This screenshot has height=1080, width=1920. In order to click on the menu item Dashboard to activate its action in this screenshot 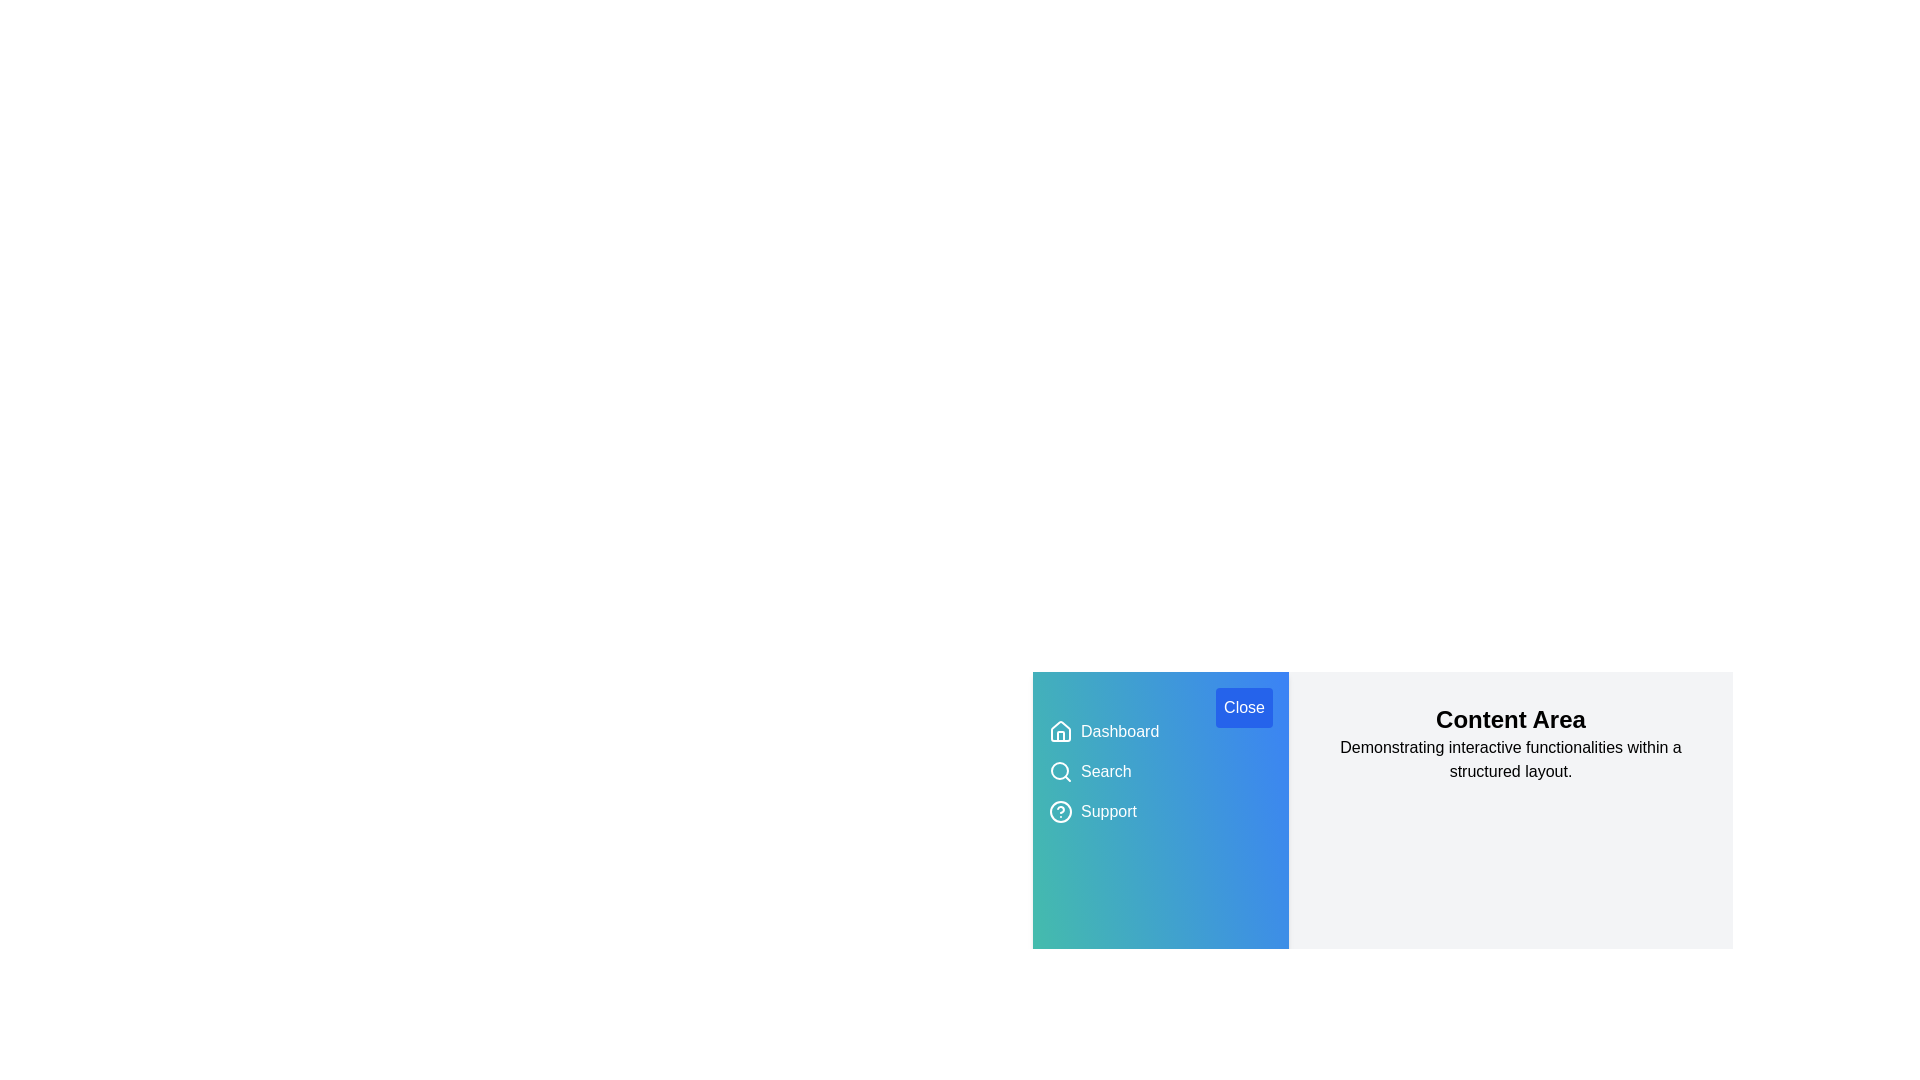, I will do `click(1118, 732)`.